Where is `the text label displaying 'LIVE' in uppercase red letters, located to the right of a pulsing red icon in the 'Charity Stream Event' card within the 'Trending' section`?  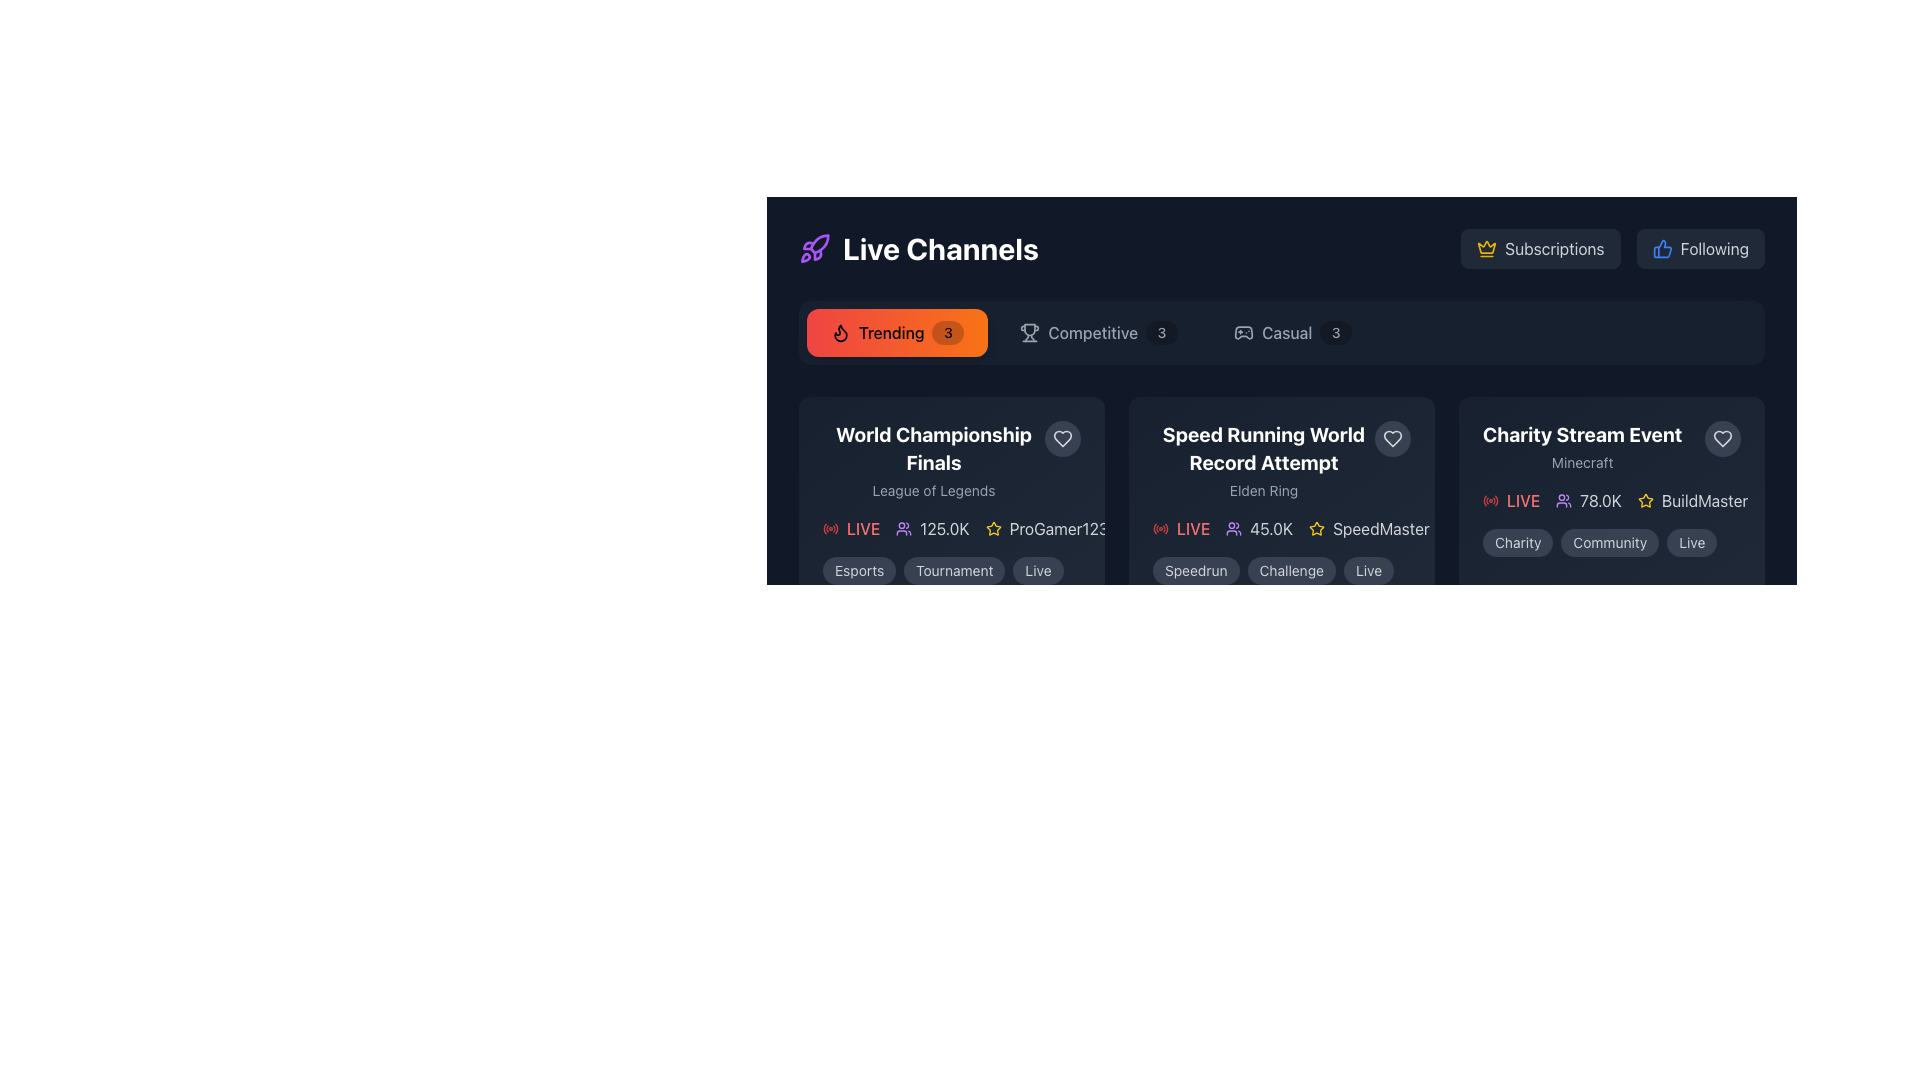
the text label displaying 'LIVE' in uppercase red letters, located to the right of a pulsing red icon in the 'Charity Stream Event' card within the 'Trending' section is located at coordinates (1522, 500).